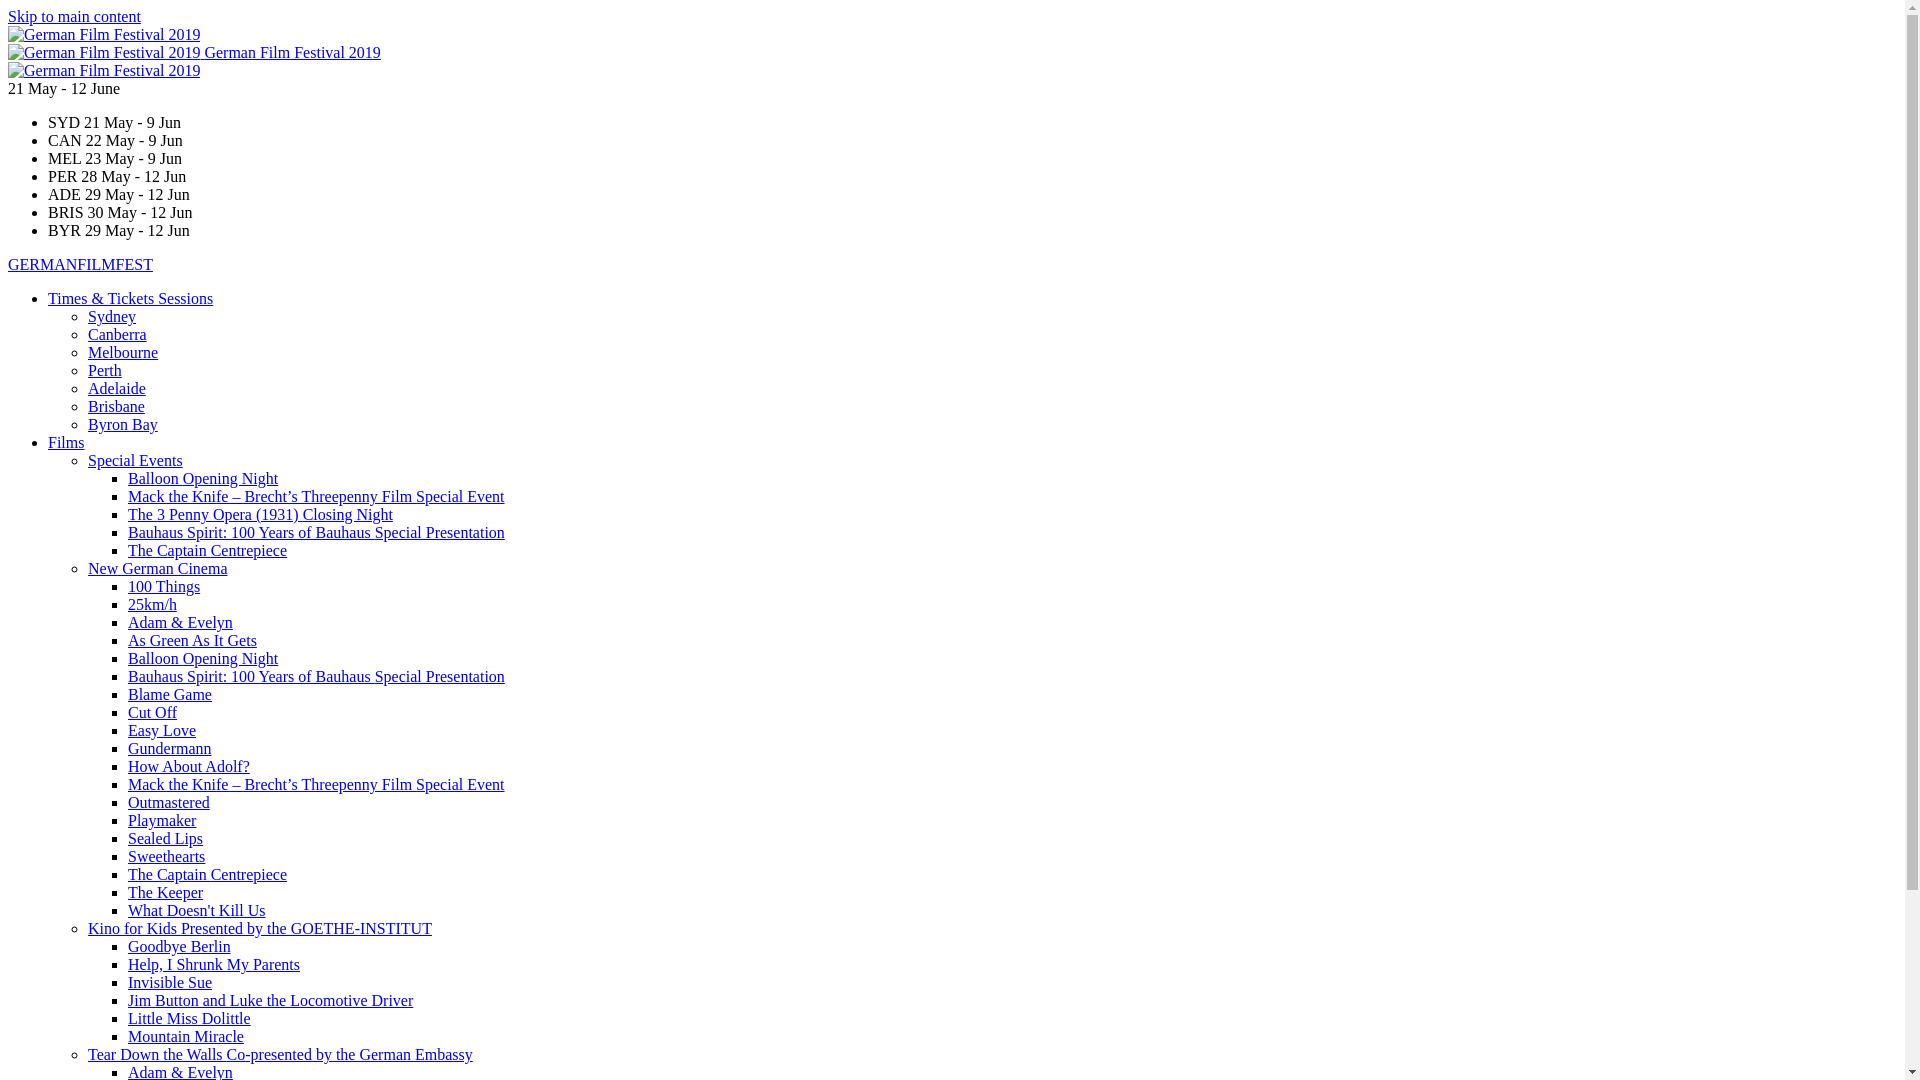  What do you see at coordinates (207, 550) in the screenshot?
I see `'The Captain Centrepiece'` at bounding box center [207, 550].